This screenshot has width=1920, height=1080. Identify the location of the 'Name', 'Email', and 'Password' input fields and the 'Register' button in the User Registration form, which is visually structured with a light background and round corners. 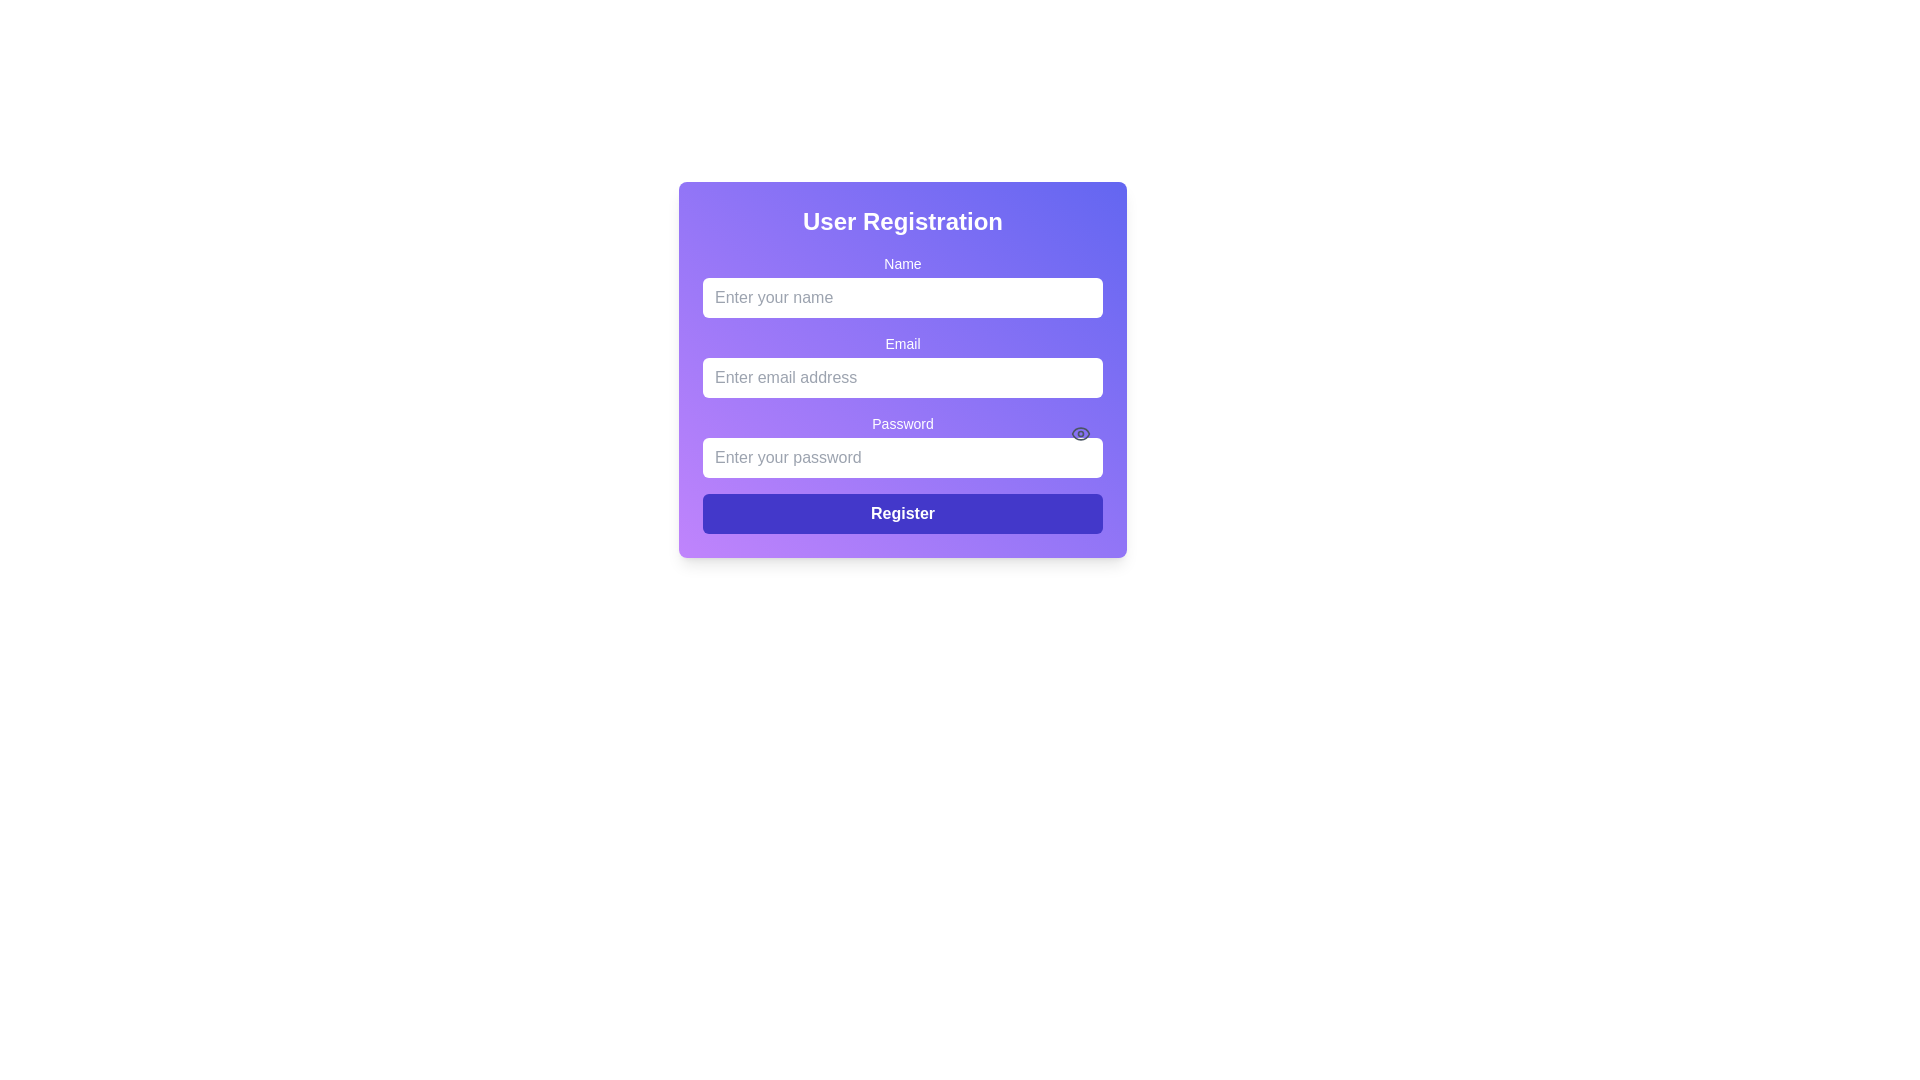
(901, 393).